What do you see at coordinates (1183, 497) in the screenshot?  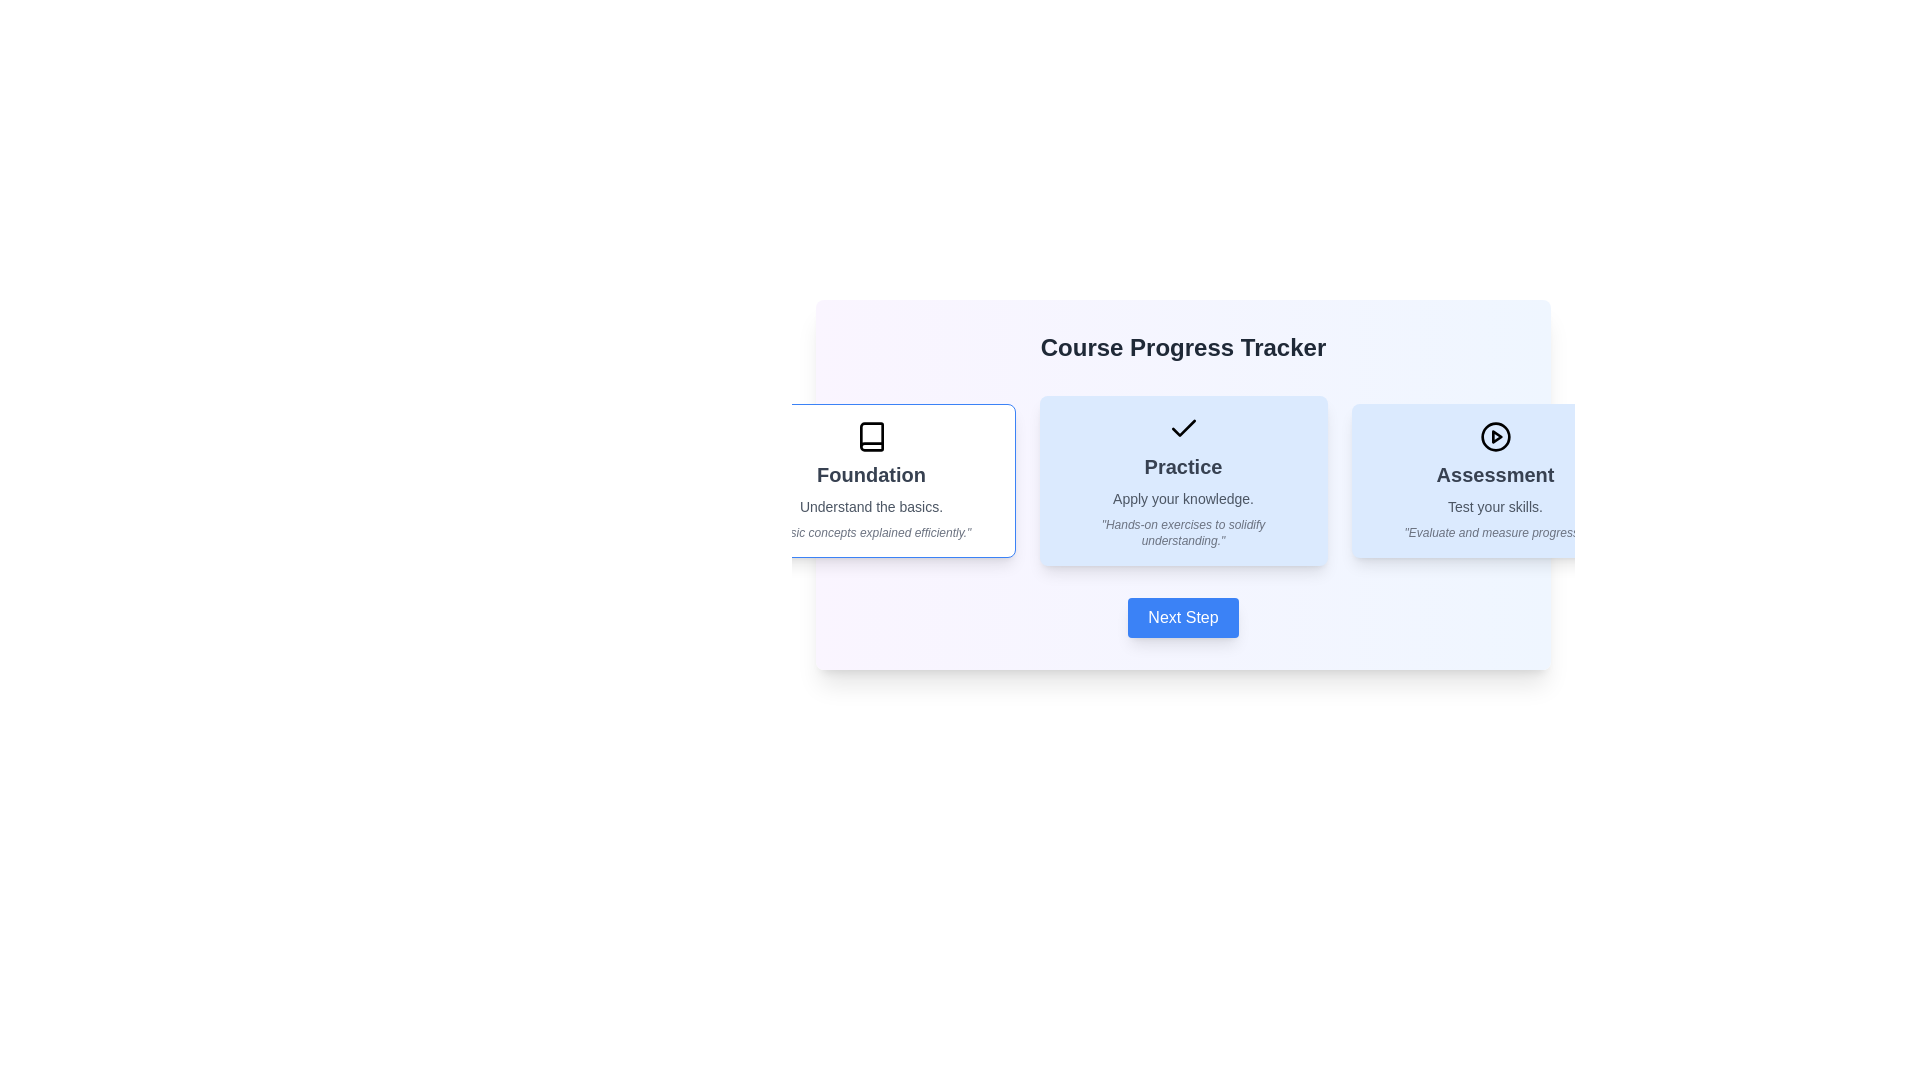 I see `the text label that displays 'Apply your knowledge.' located beneath the title 'Practice' within the card layout` at bounding box center [1183, 497].